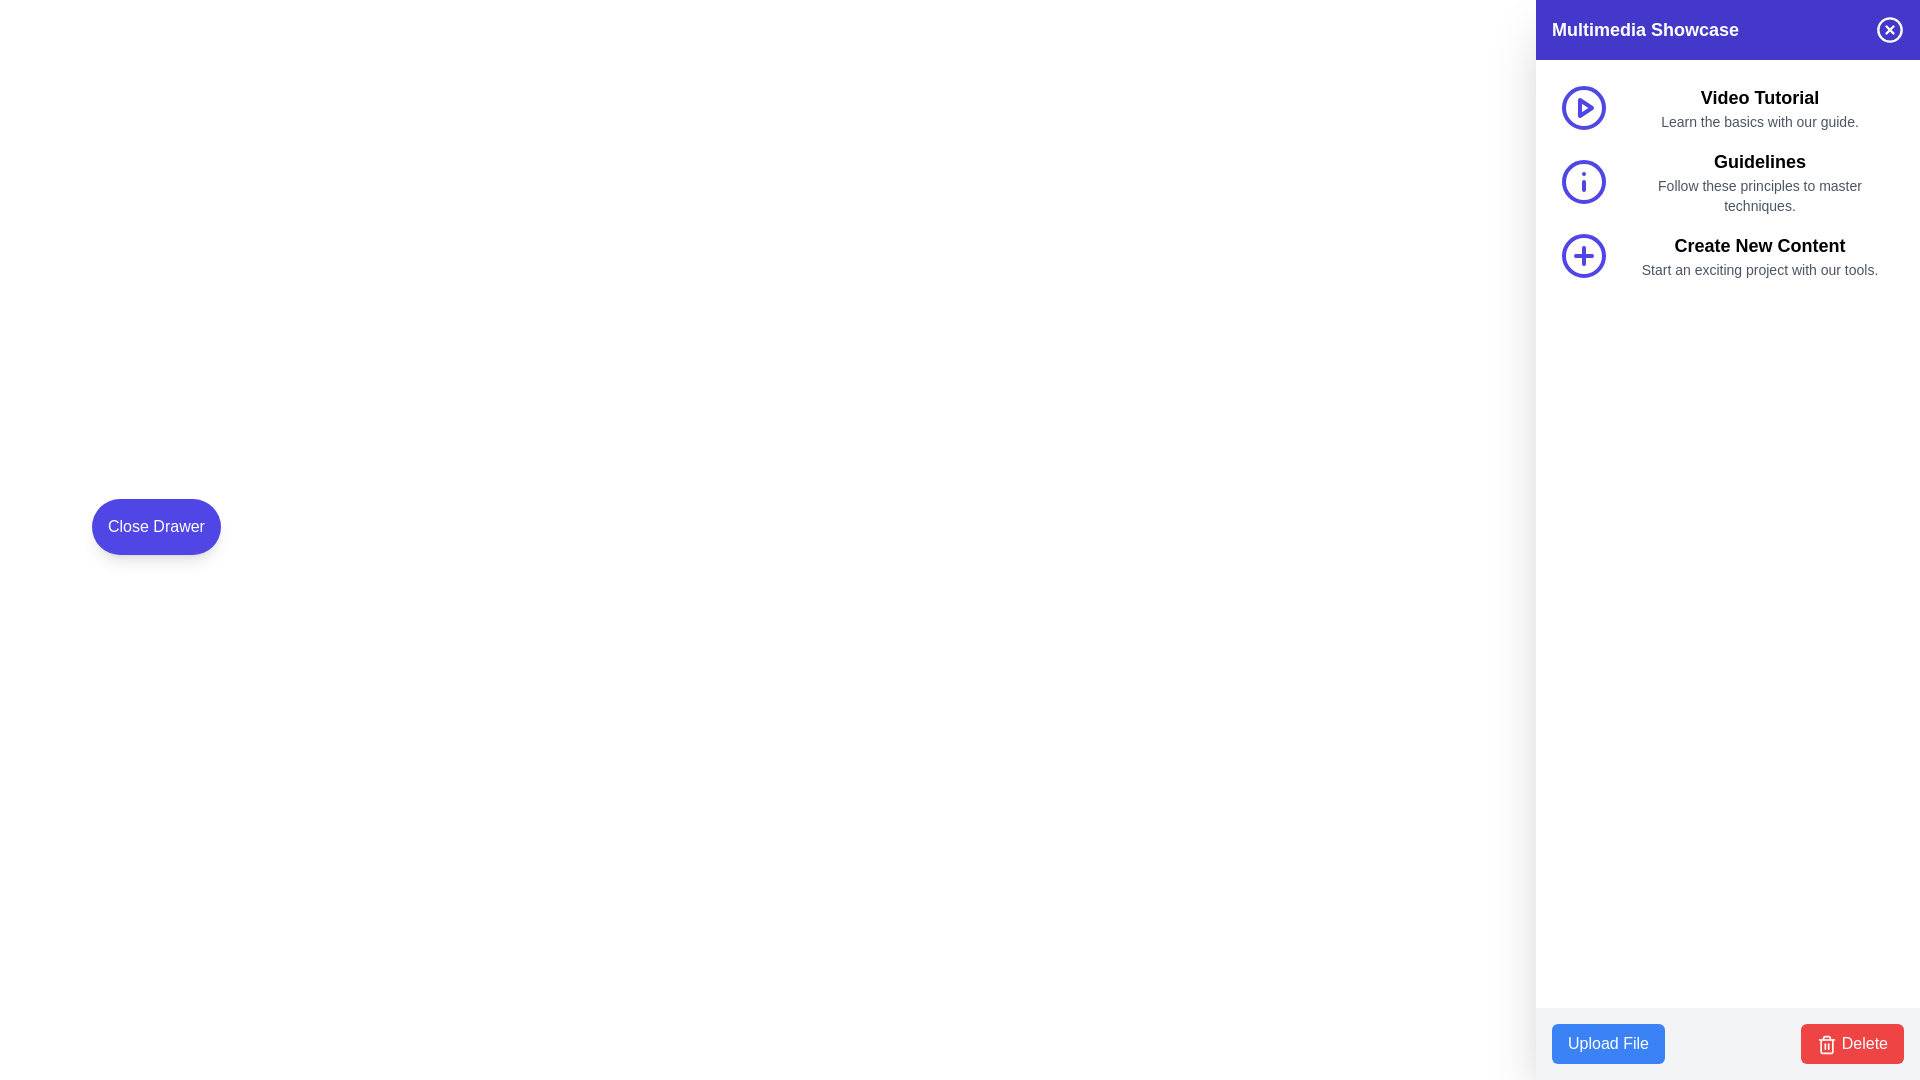  Describe the element at coordinates (1760, 161) in the screenshot. I see `the header text located in the sidebar, which is the title above the descriptive text 'Follow these principles to master techniques.'` at that location.